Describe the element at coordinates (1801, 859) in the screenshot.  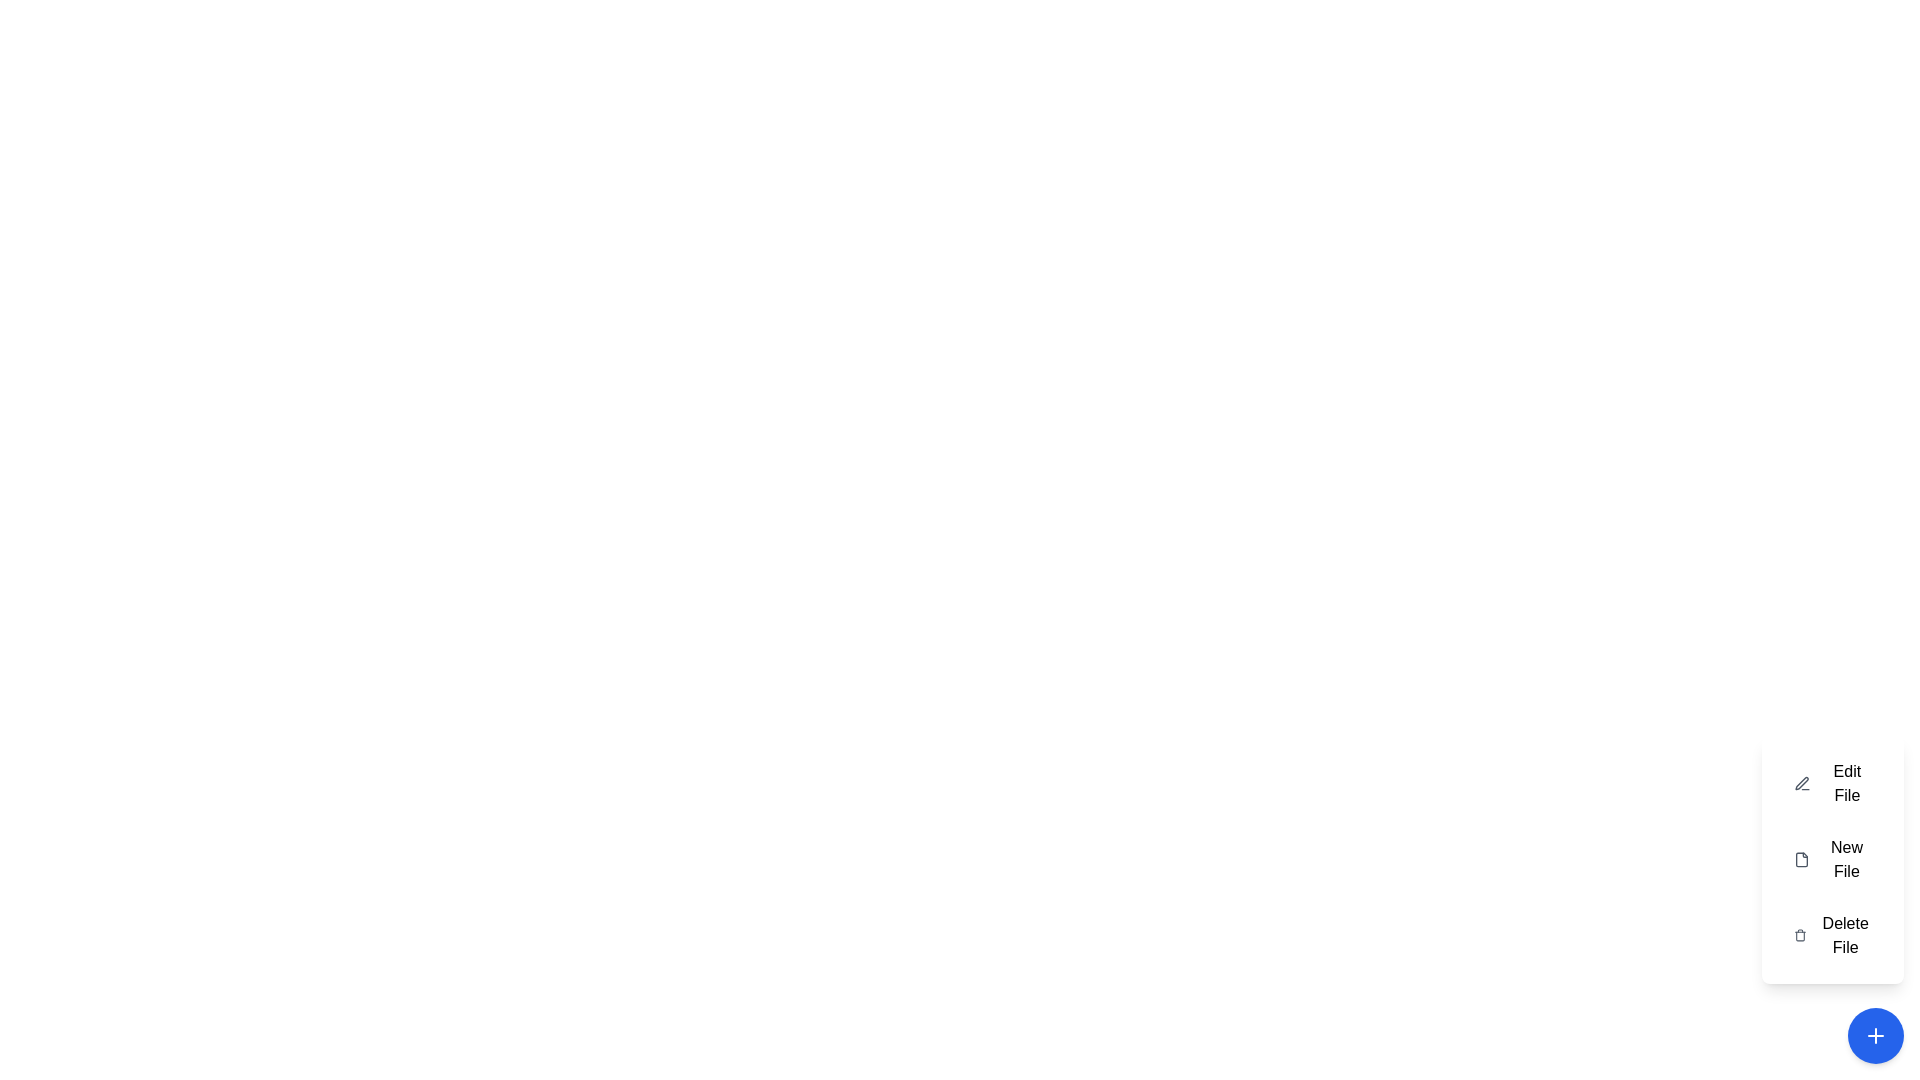
I see `the 'New File' icon located in the menu panel on the right side of the interface, positioned to the left of the text 'New File'` at that location.